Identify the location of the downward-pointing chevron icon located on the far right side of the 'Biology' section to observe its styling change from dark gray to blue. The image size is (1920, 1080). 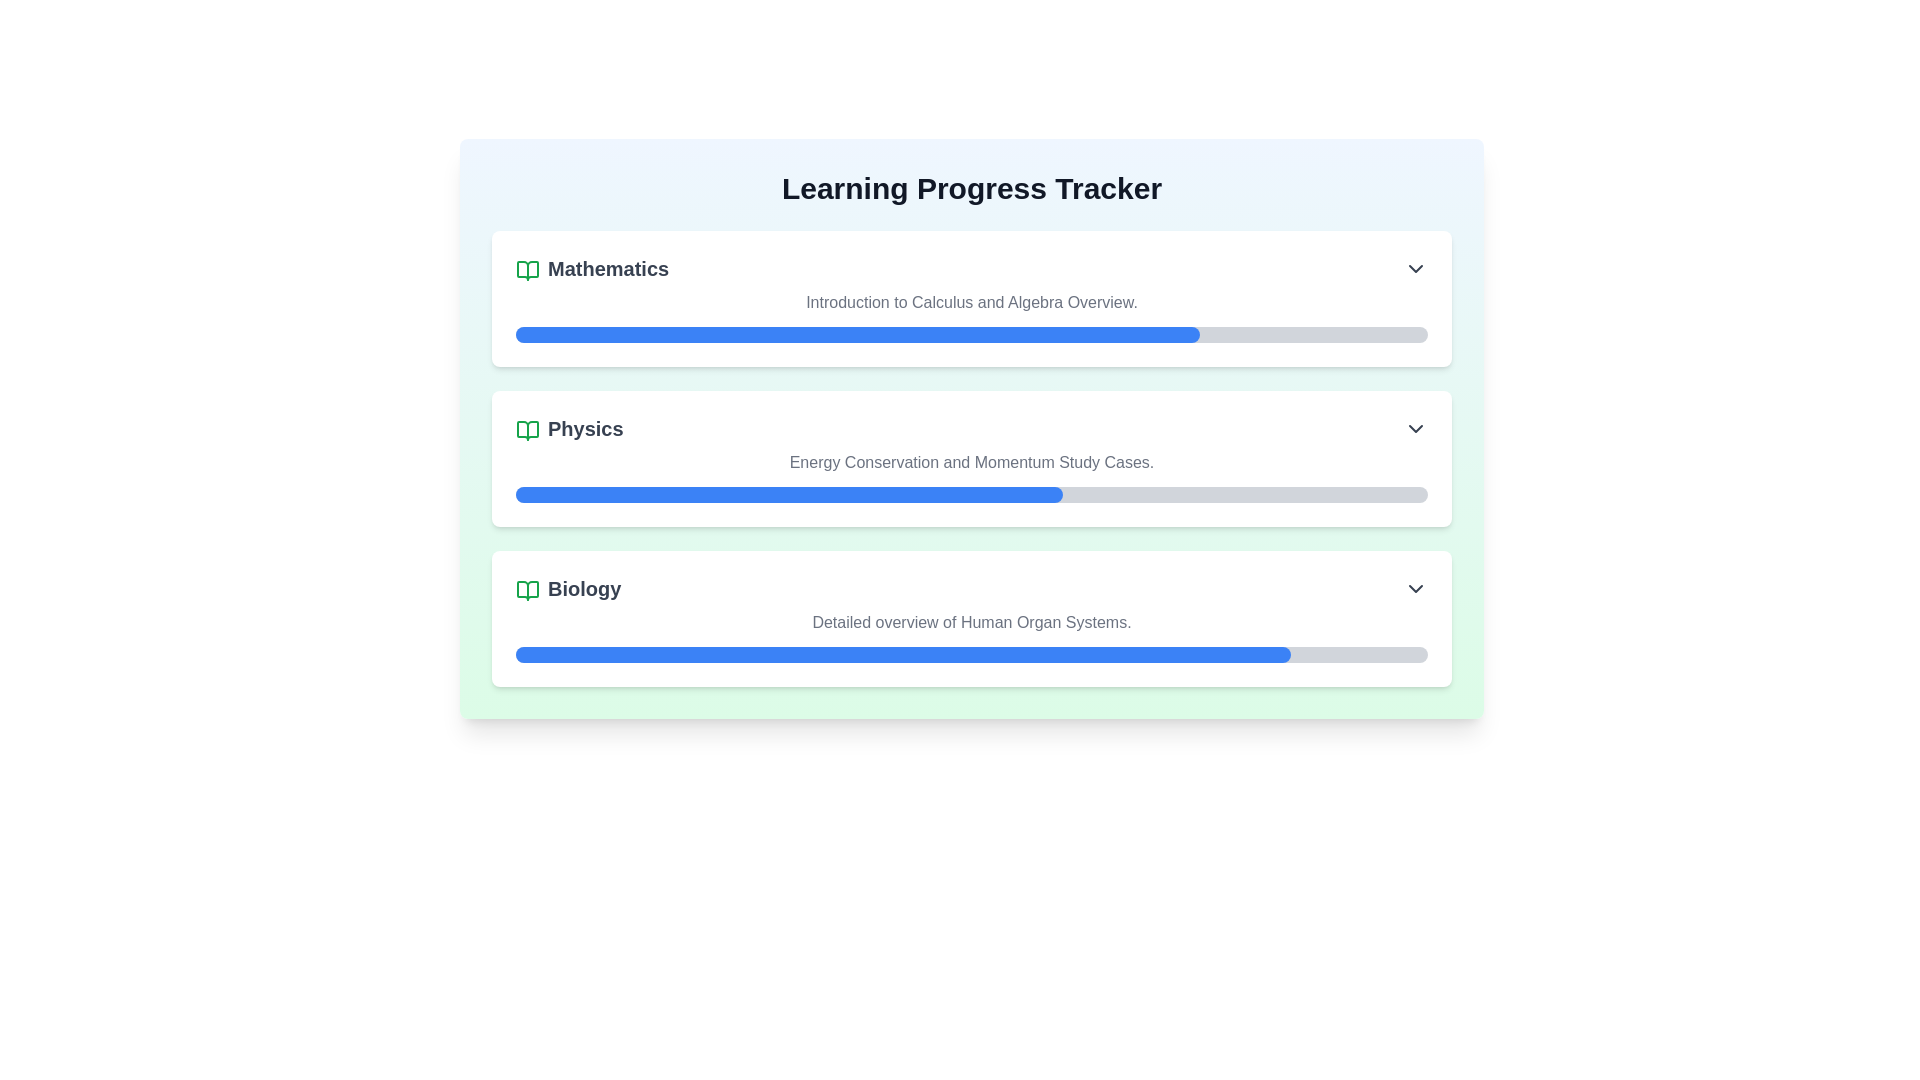
(1415, 588).